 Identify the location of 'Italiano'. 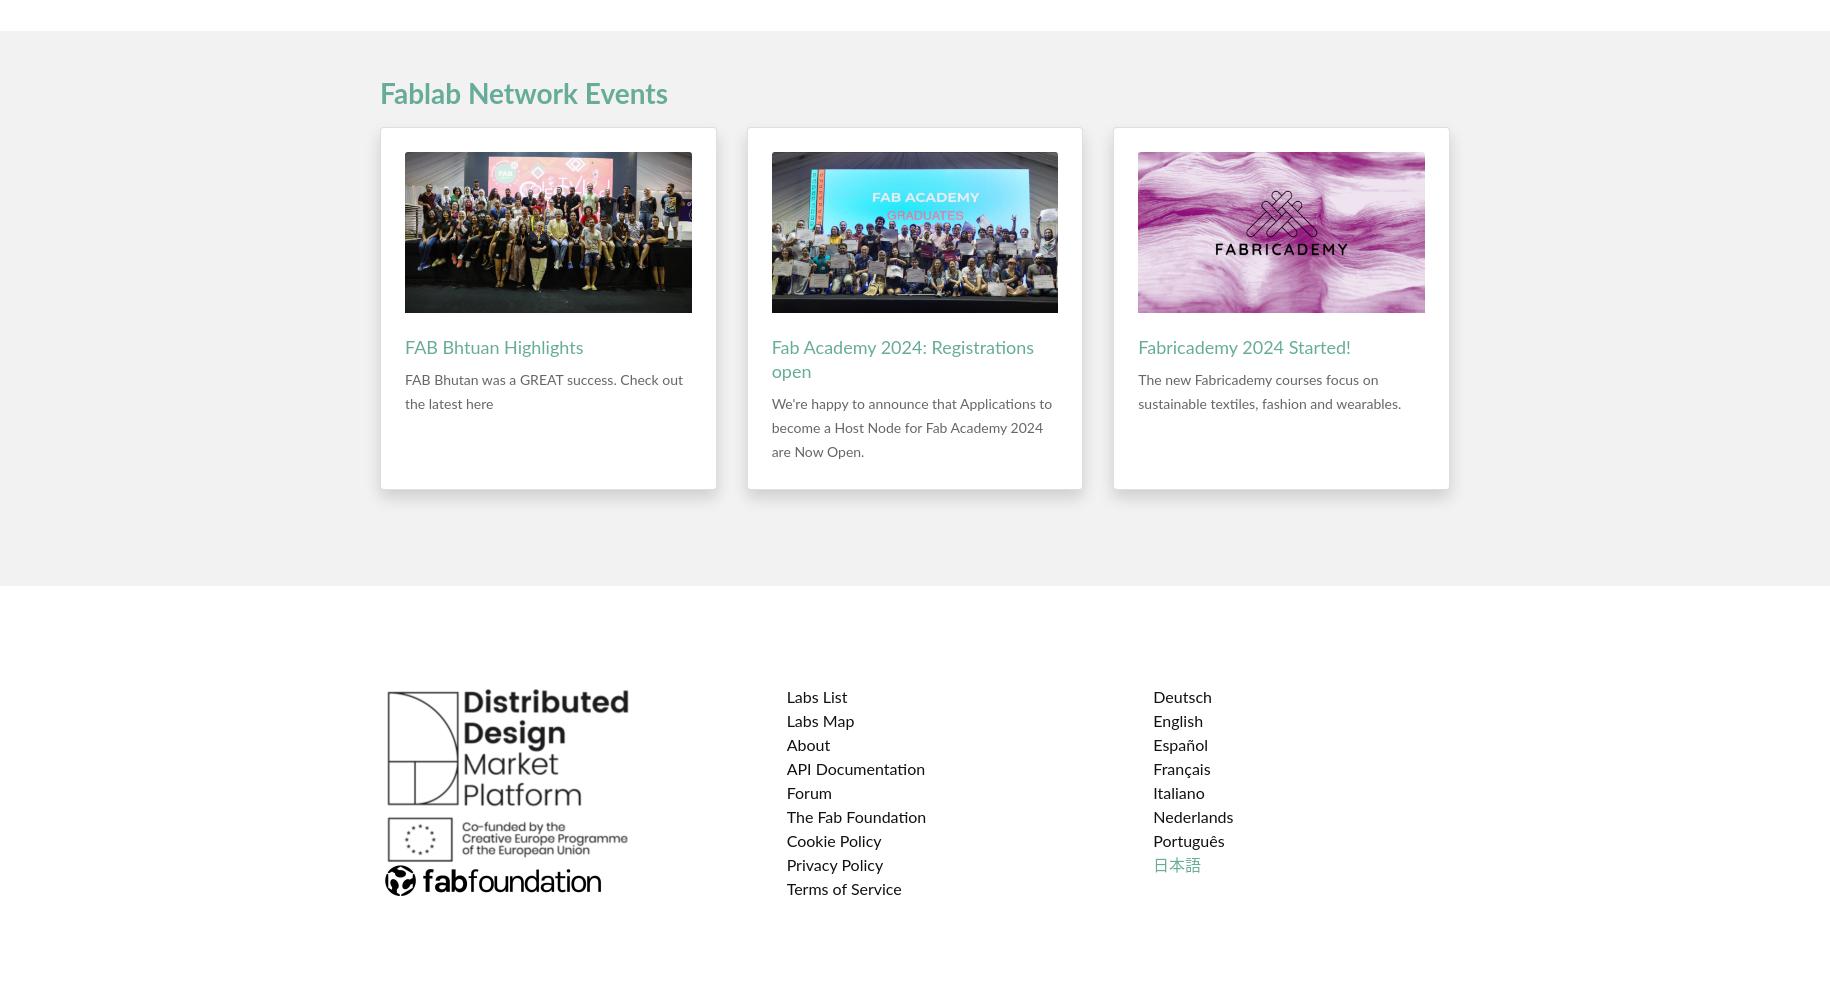
(1177, 794).